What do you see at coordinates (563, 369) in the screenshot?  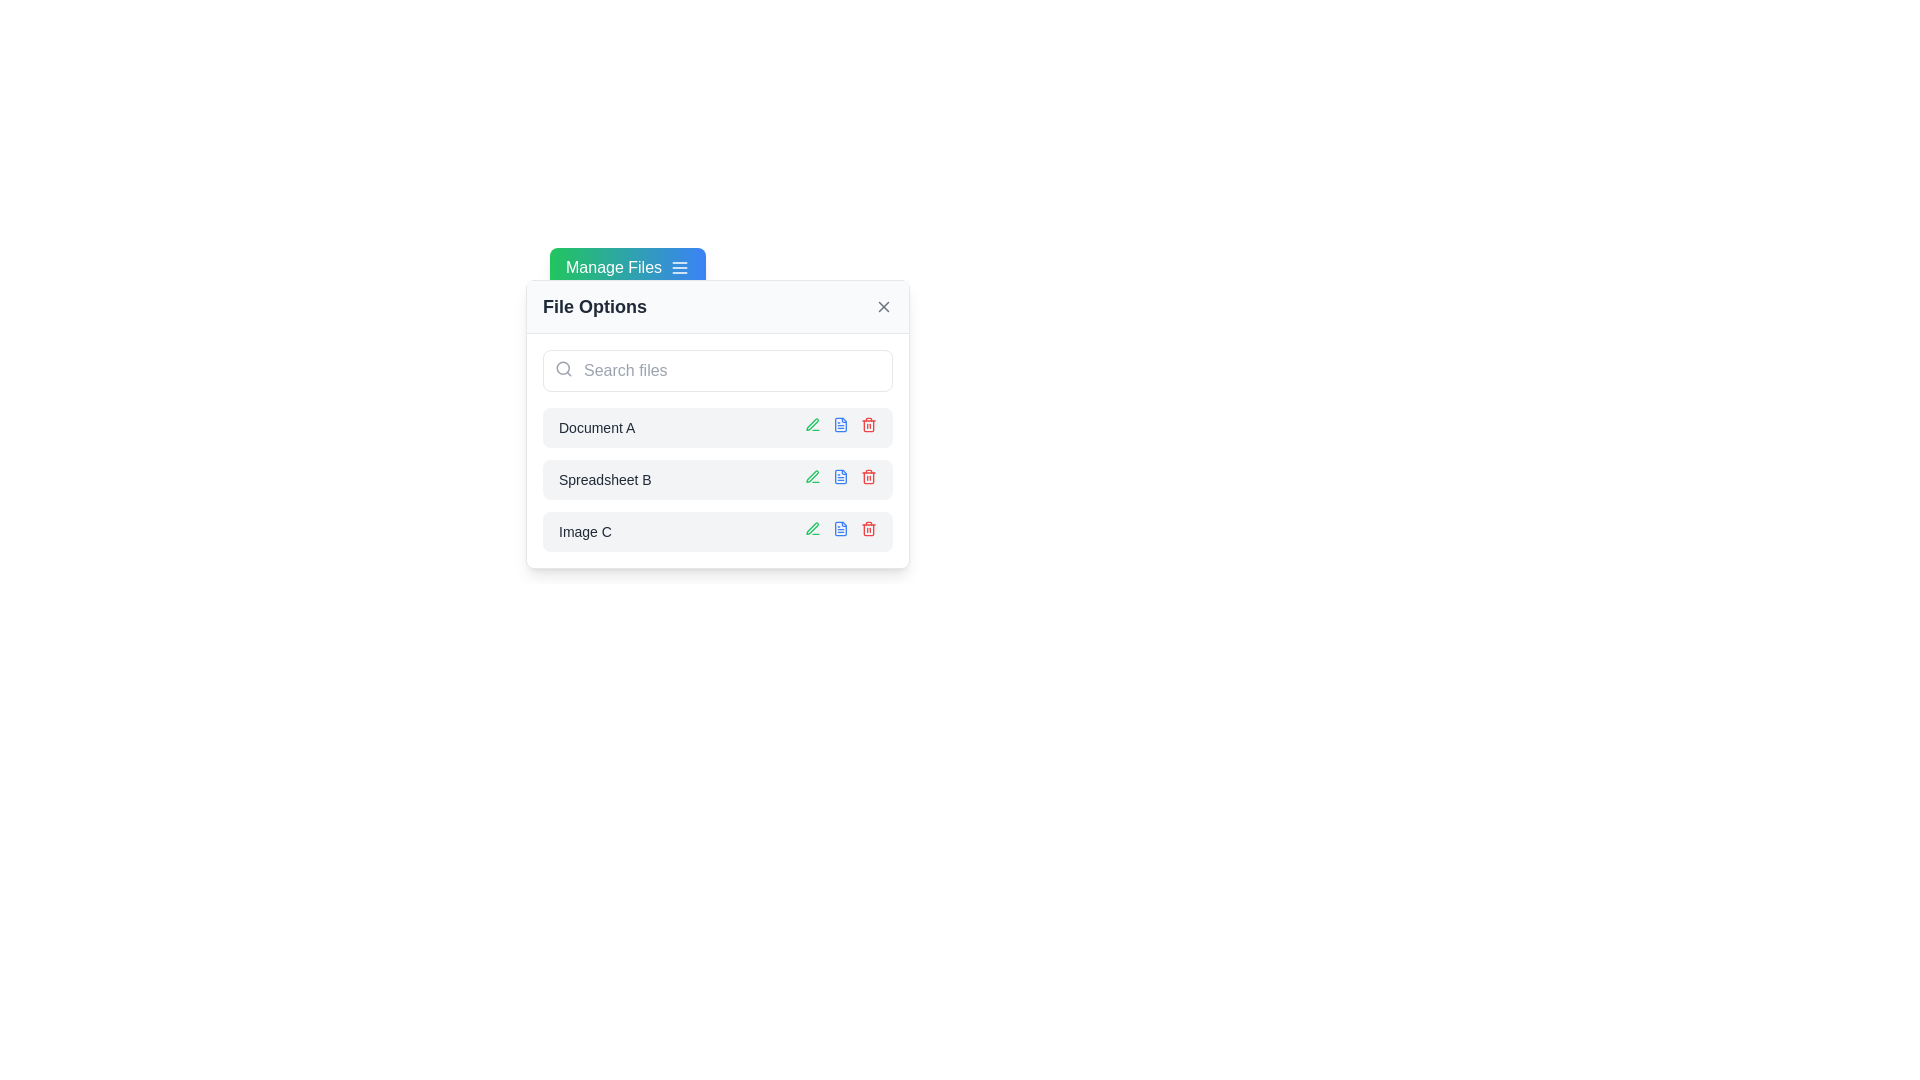 I see `the search icon located at the top left corner inside the search input field` at bounding box center [563, 369].